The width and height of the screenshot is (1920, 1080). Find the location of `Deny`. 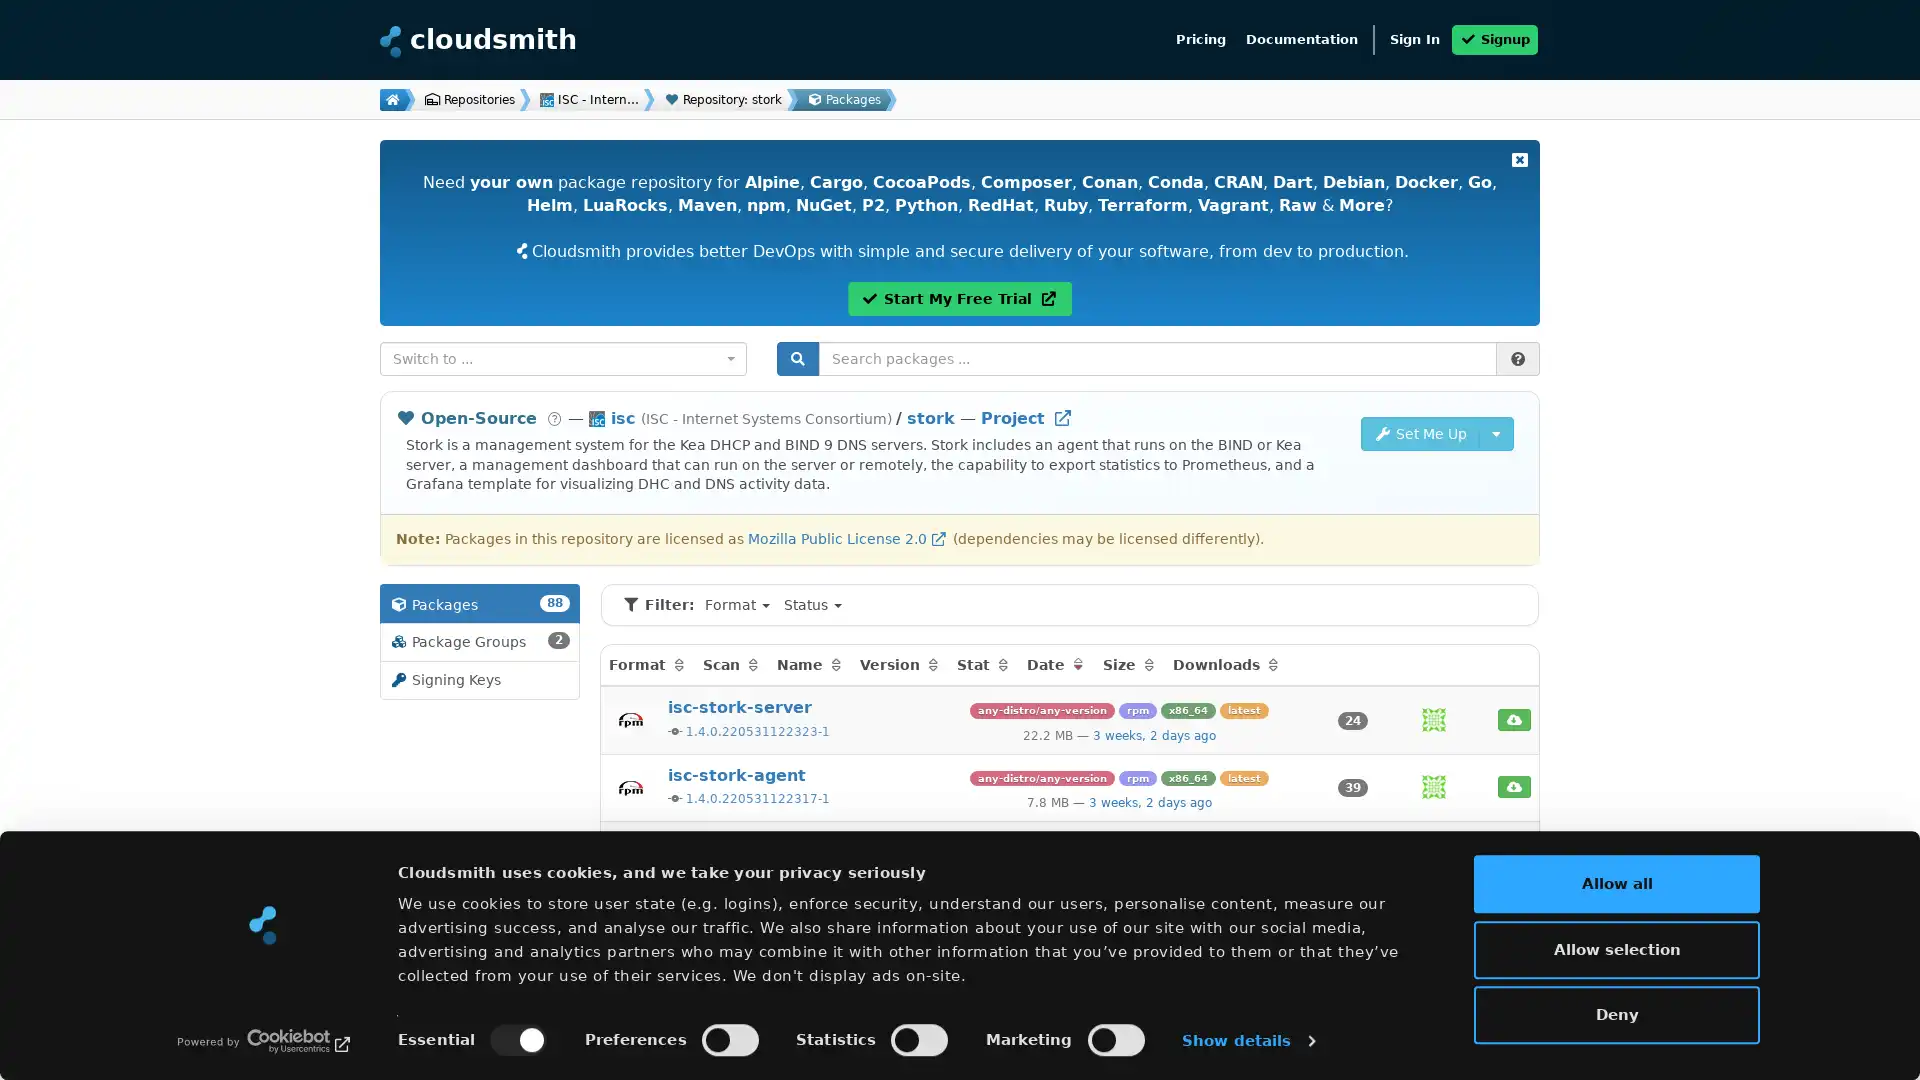

Deny is located at coordinates (1617, 1014).